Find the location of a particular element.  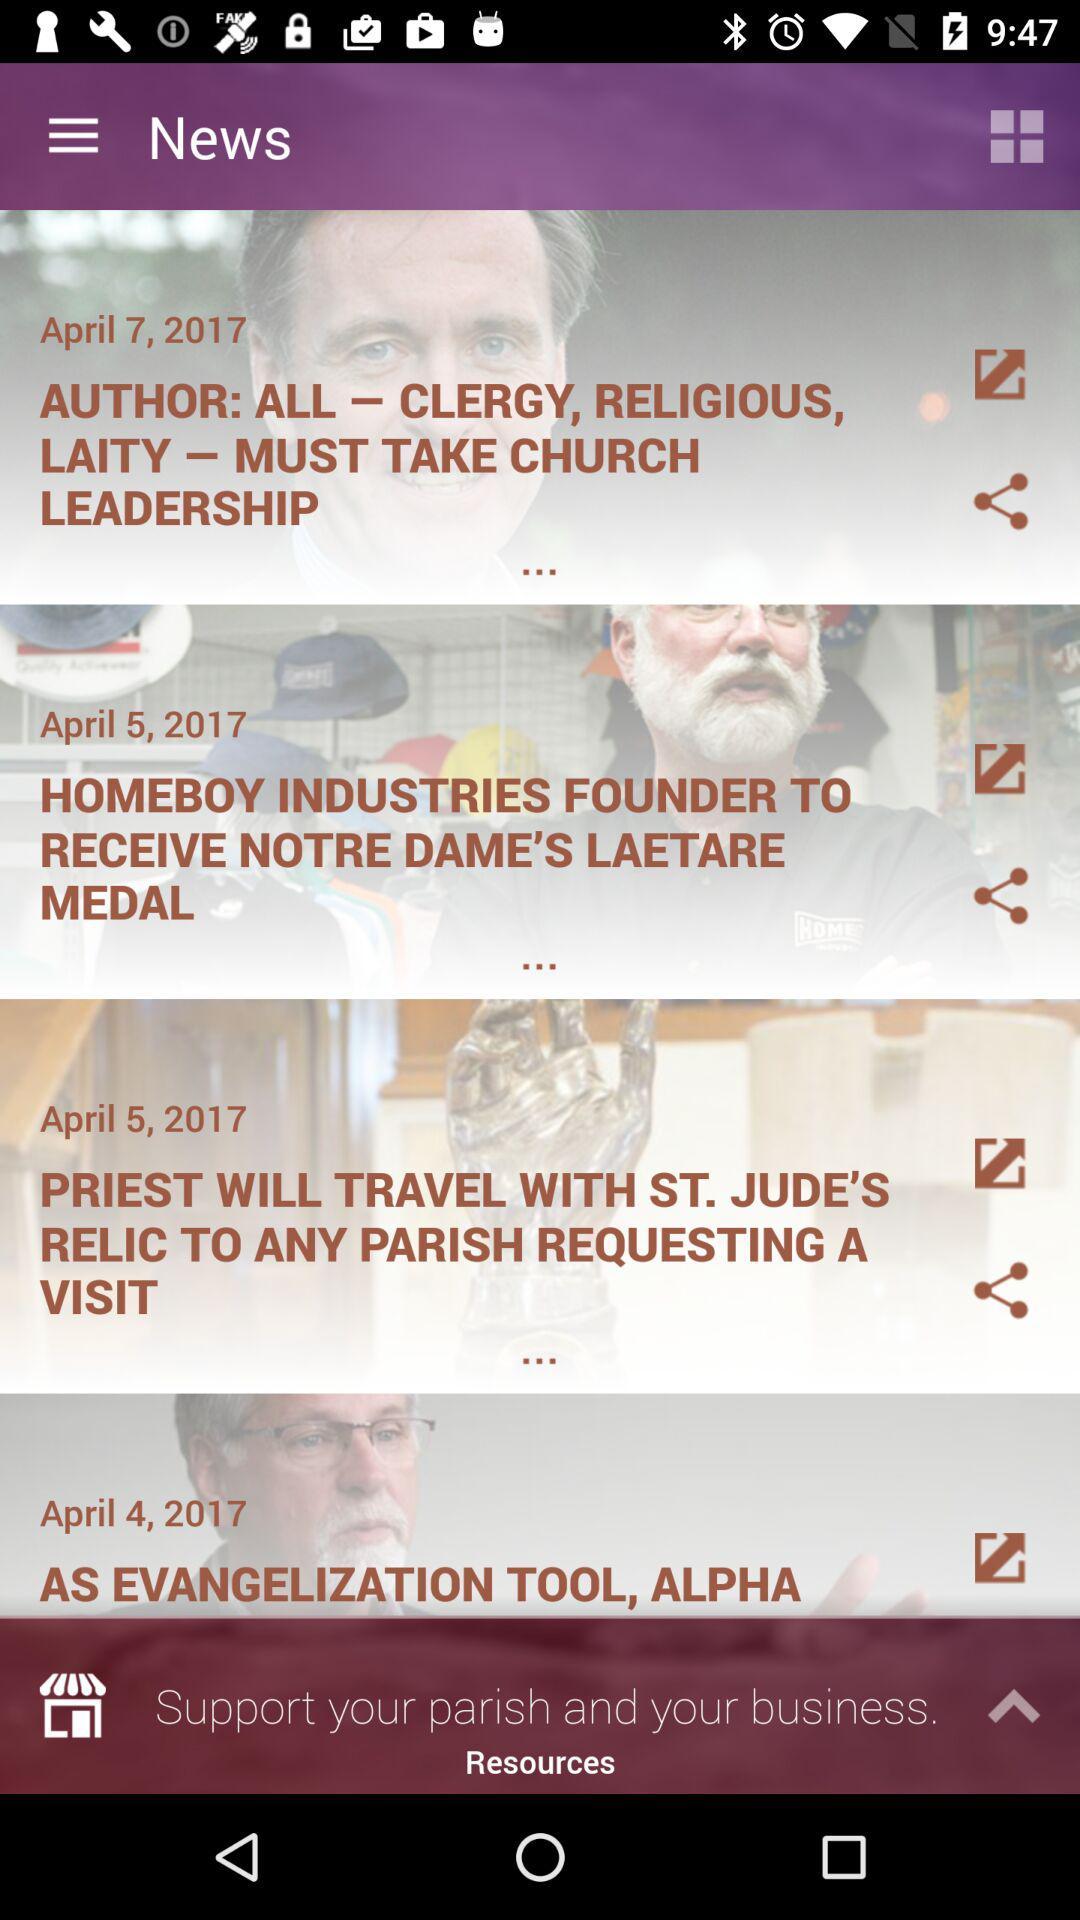

the item below april 5, 2017 item is located at coordinates (477, 1235).